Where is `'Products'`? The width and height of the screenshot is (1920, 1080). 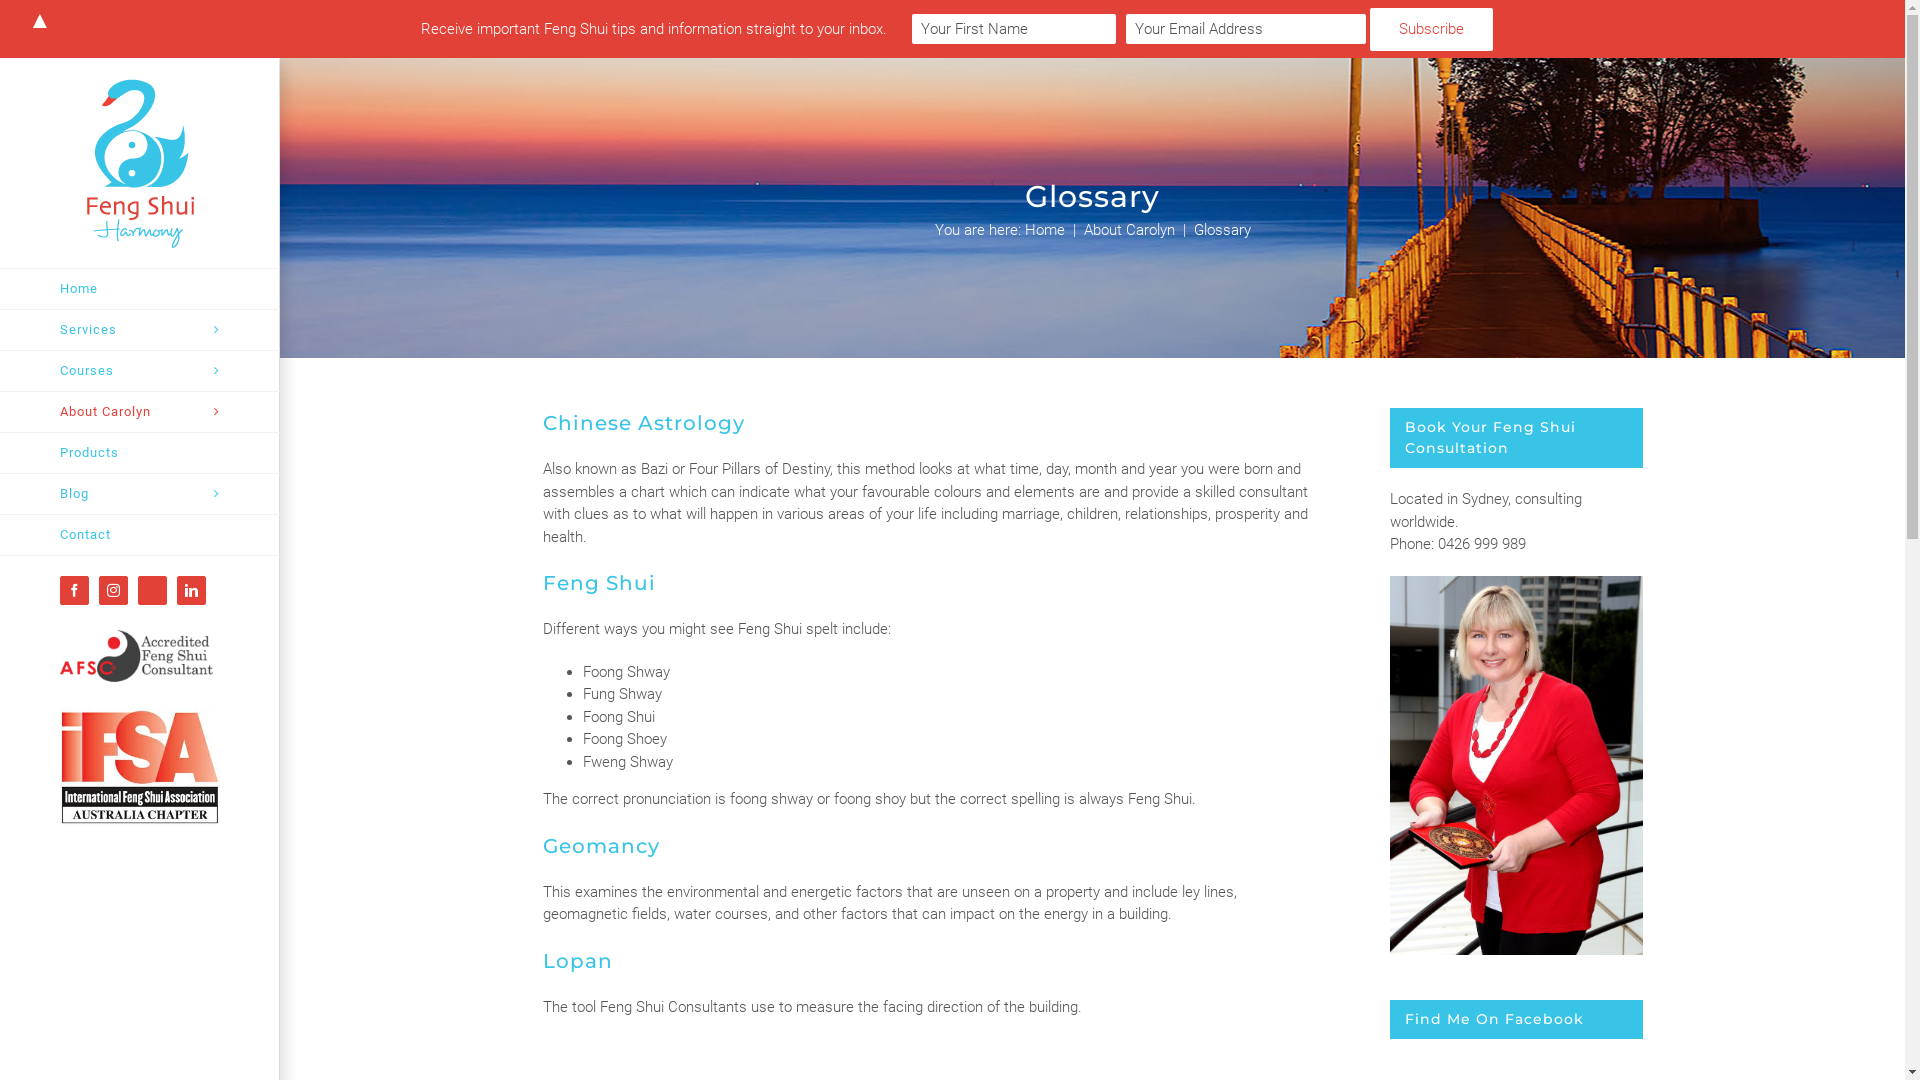 'Products' is located at coordinates (138, 453).